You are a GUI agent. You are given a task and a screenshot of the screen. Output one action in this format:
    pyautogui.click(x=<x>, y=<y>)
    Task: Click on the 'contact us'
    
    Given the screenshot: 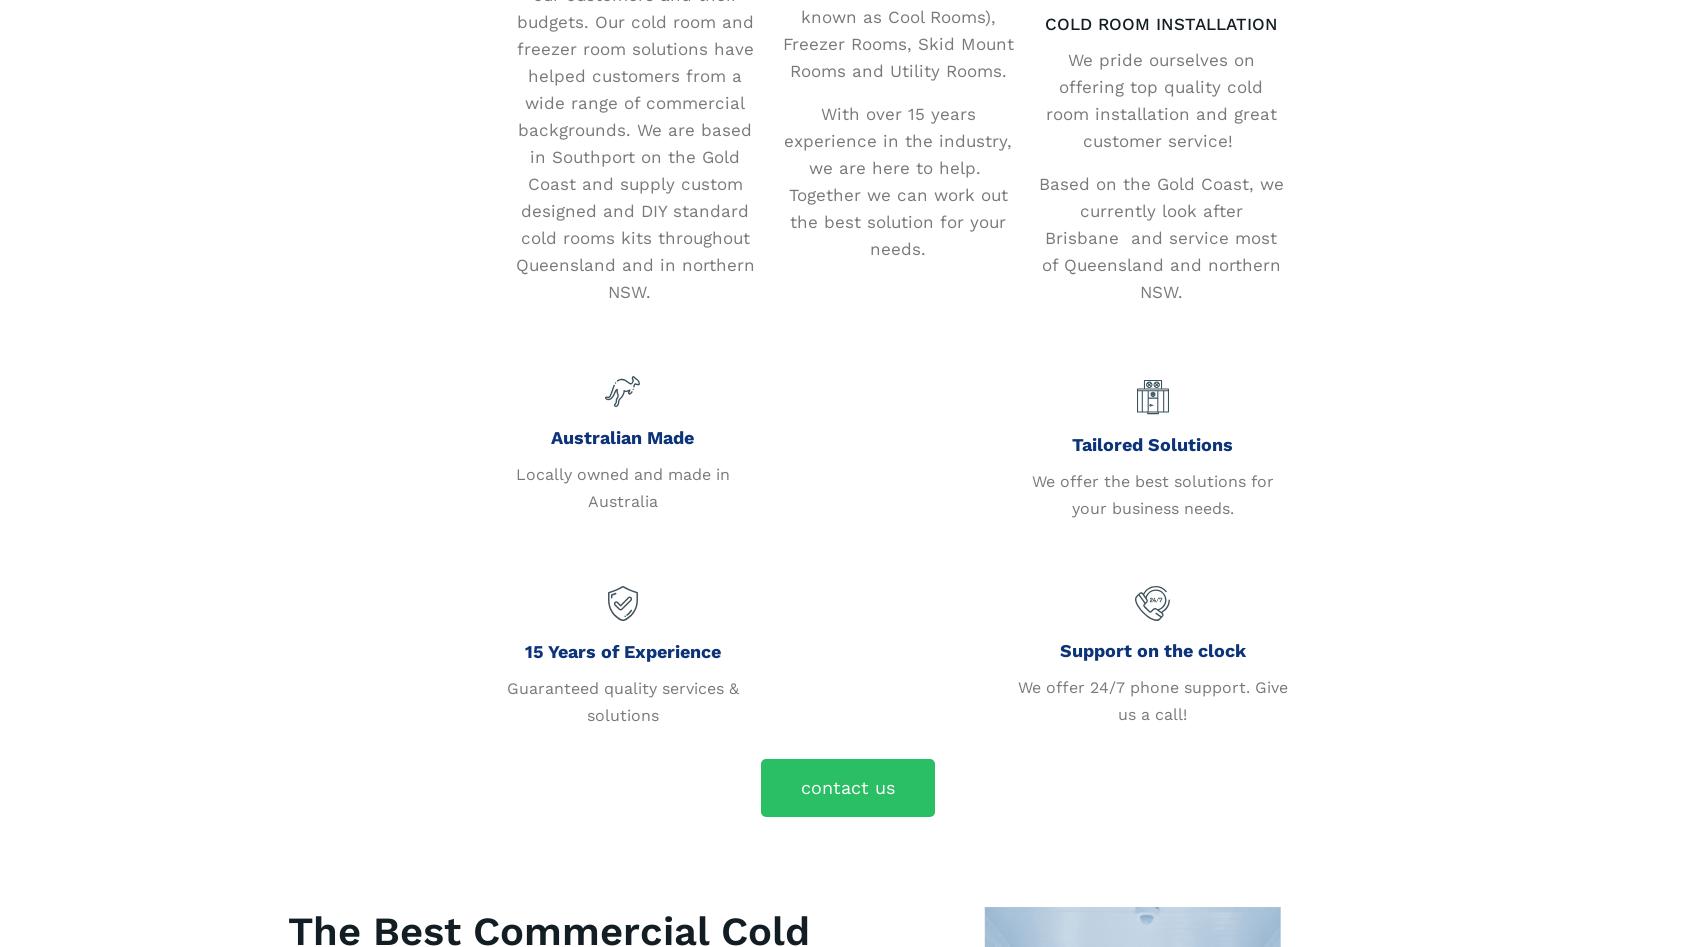 What is the action you would take?
    pyautogui.click(x=846, y=786)
    